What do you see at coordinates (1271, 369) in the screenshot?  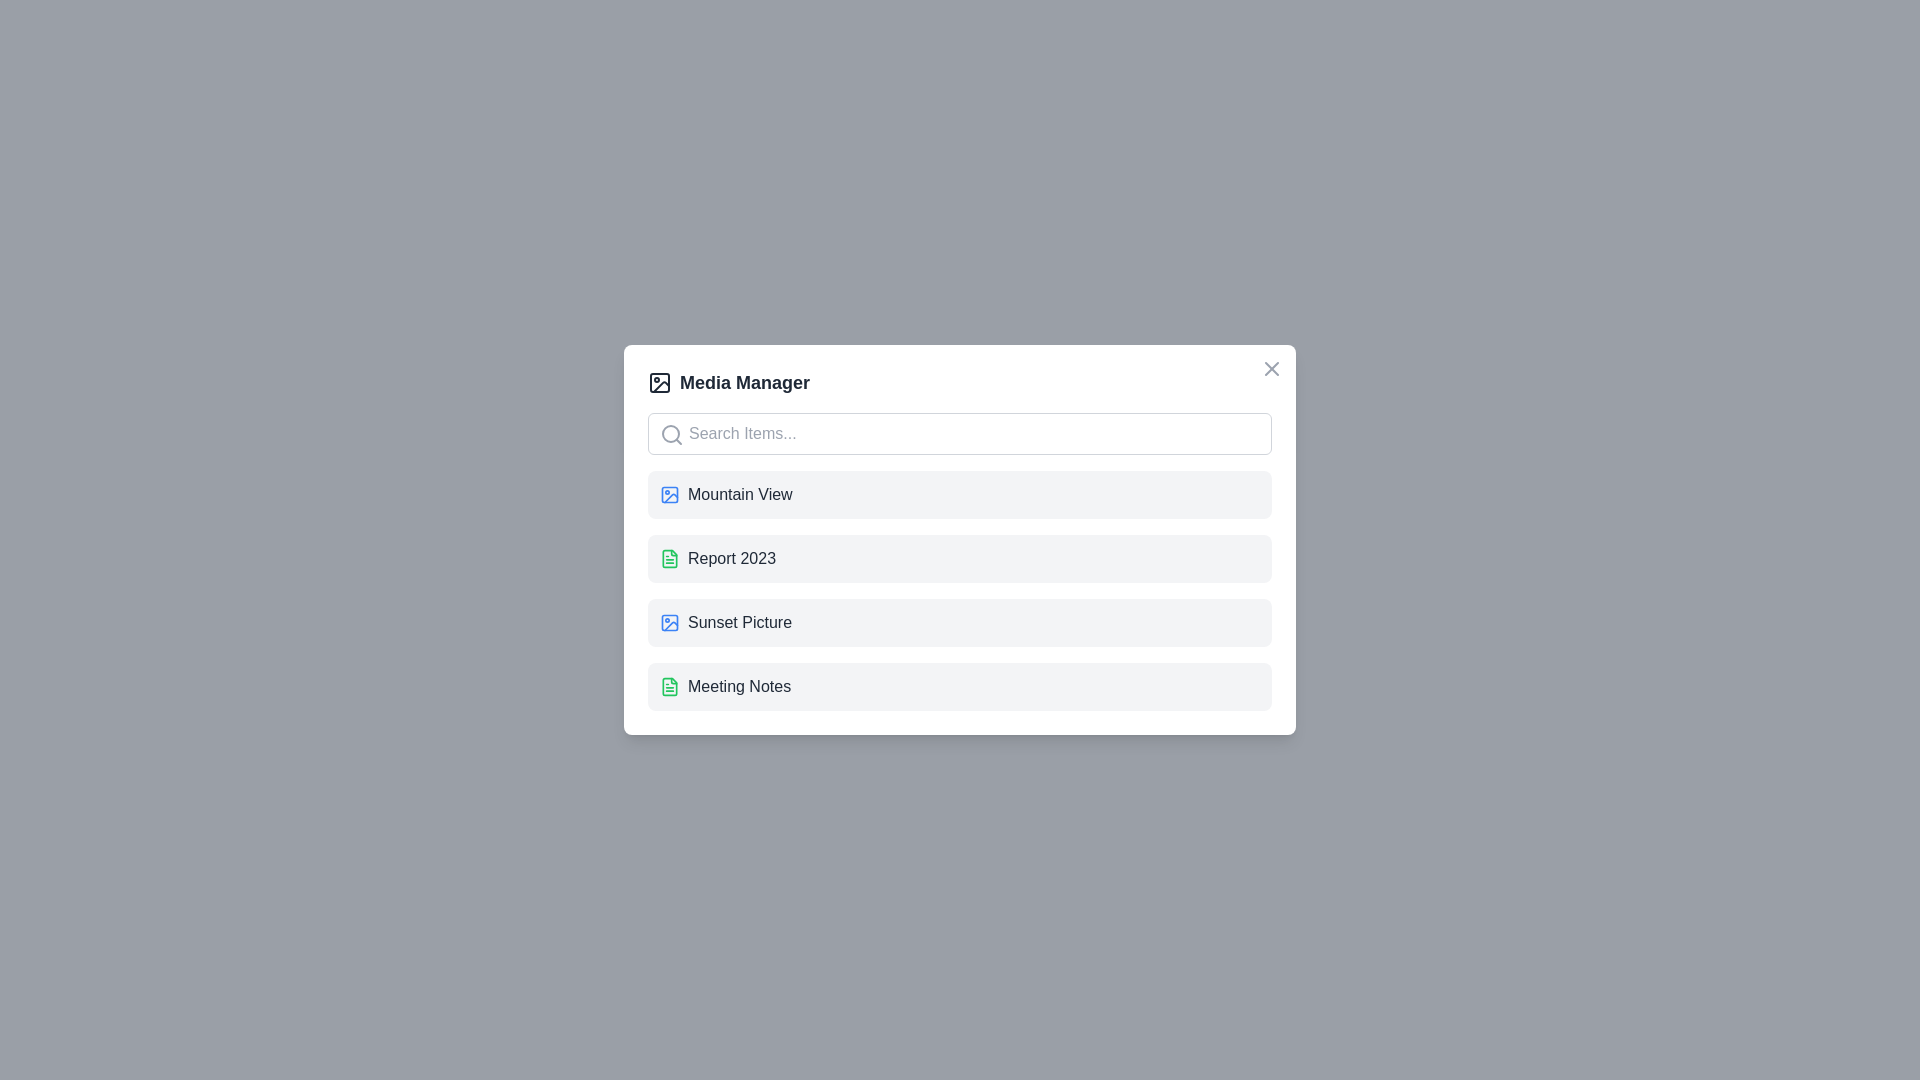 I see `close button in the top-right corner of the dialog` at bounding box center [1271, 369].